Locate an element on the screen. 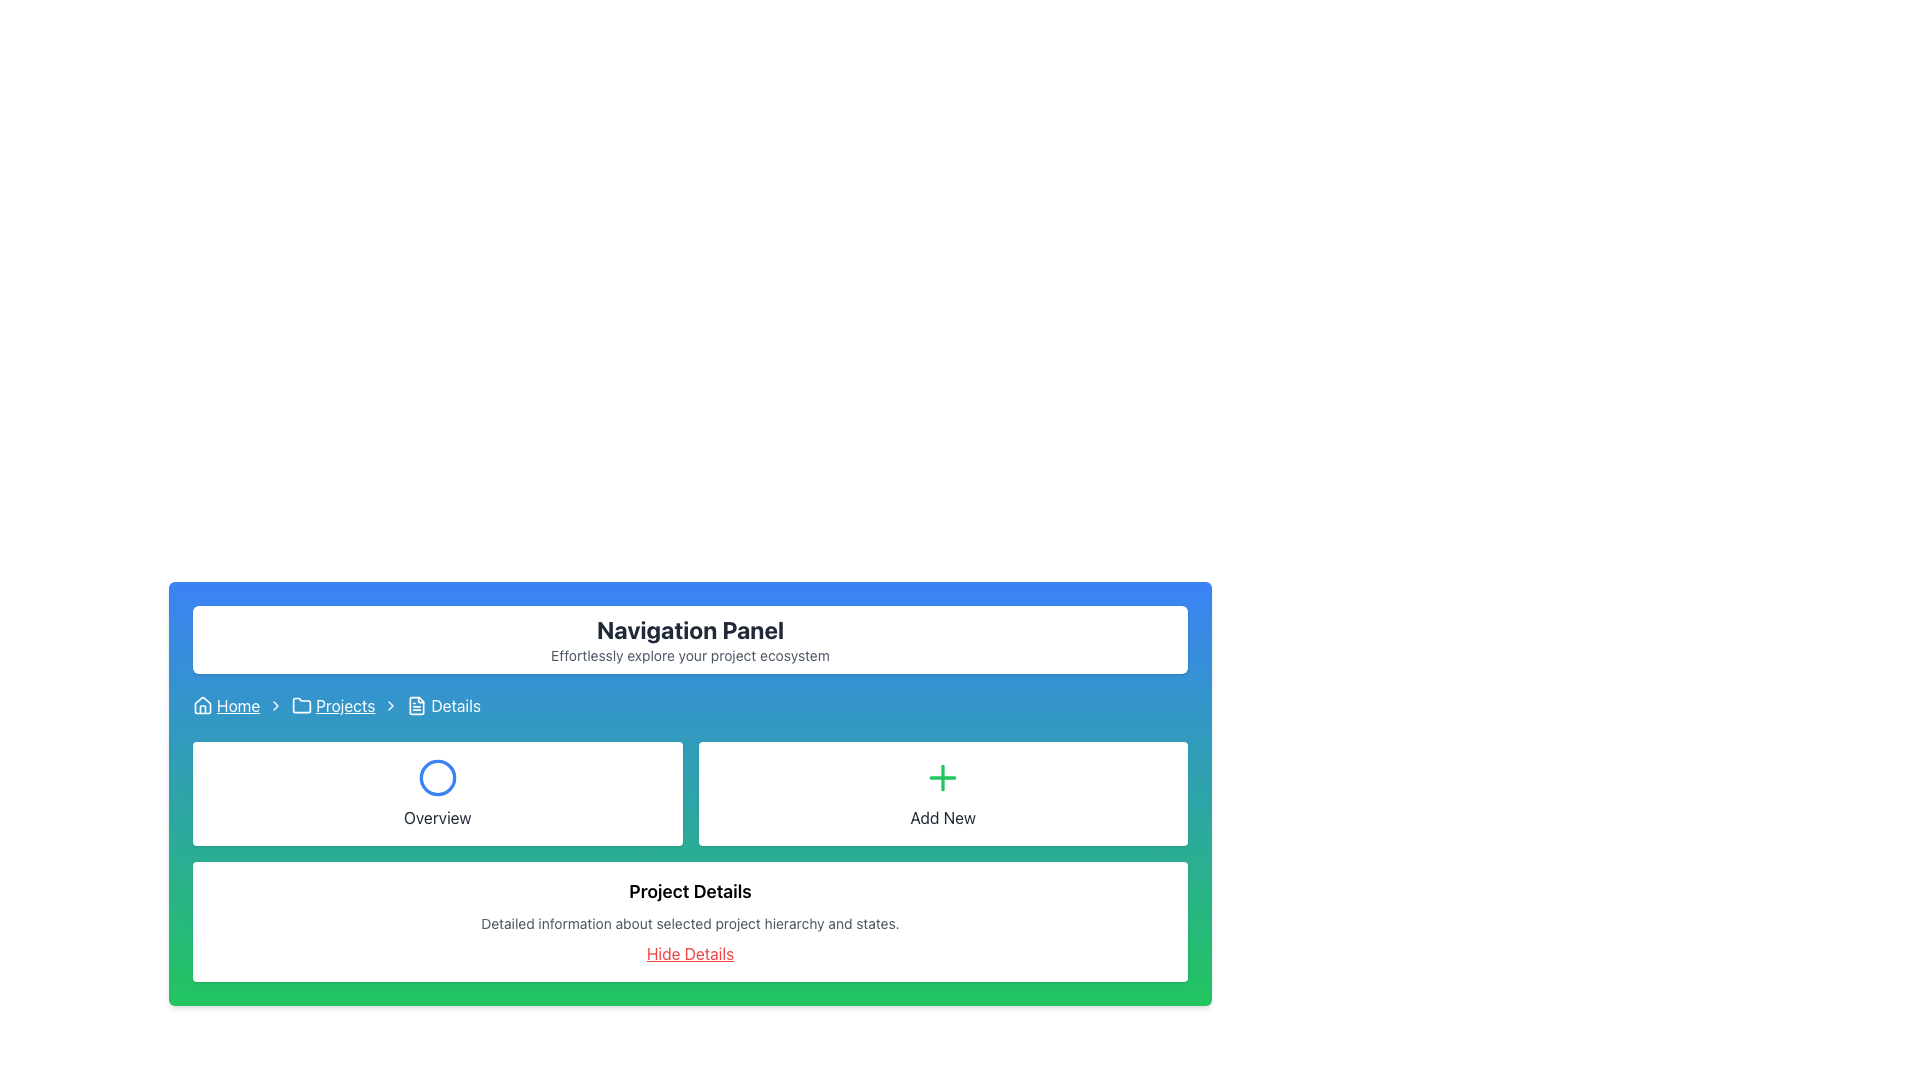  the hyperlink with an accompanying icon in the breadcrumb navigation located at the top-left corner, which allows users is located at coordinates (226, 704).